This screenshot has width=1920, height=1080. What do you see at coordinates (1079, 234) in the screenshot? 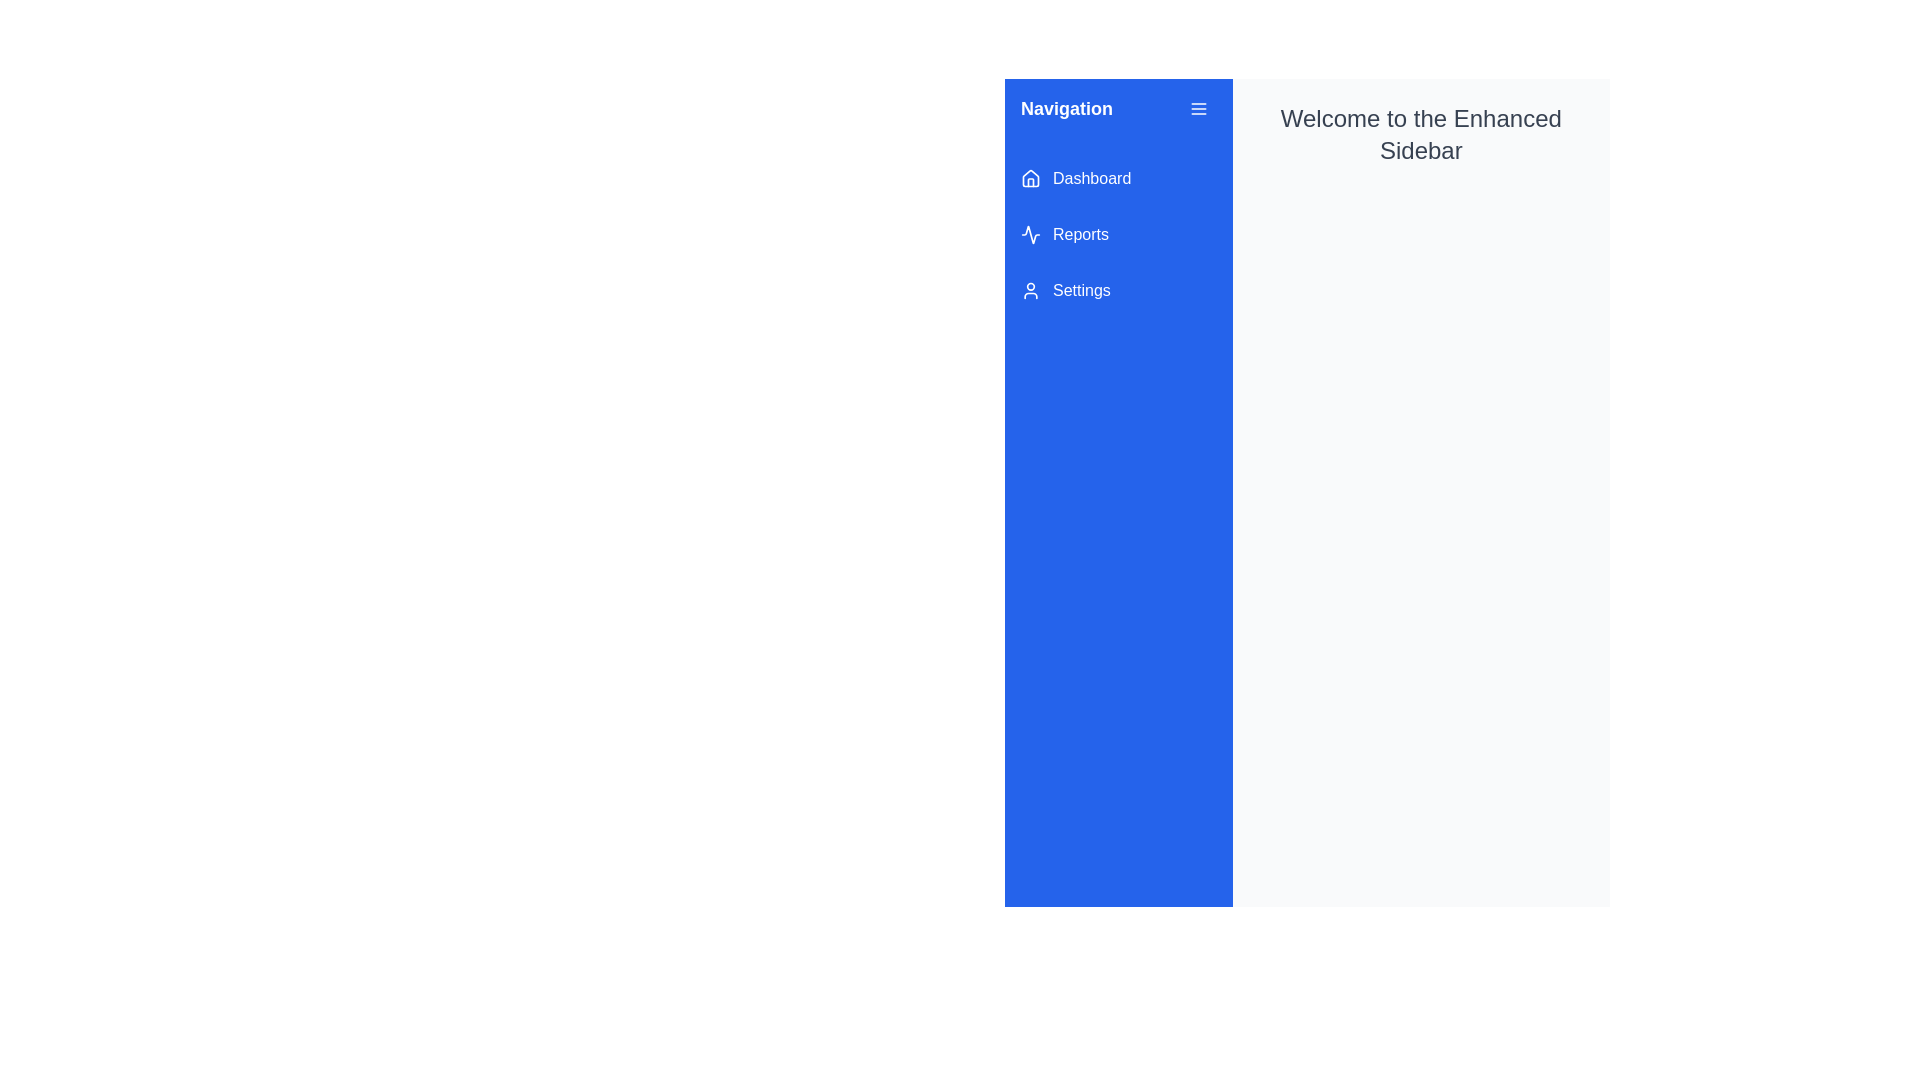
I see `the 'Reports' text label located in the vertical navigation menu, positioned beneath the 'Dashboard' and above the 'Settings' options` at bounding box center [1079, 234].